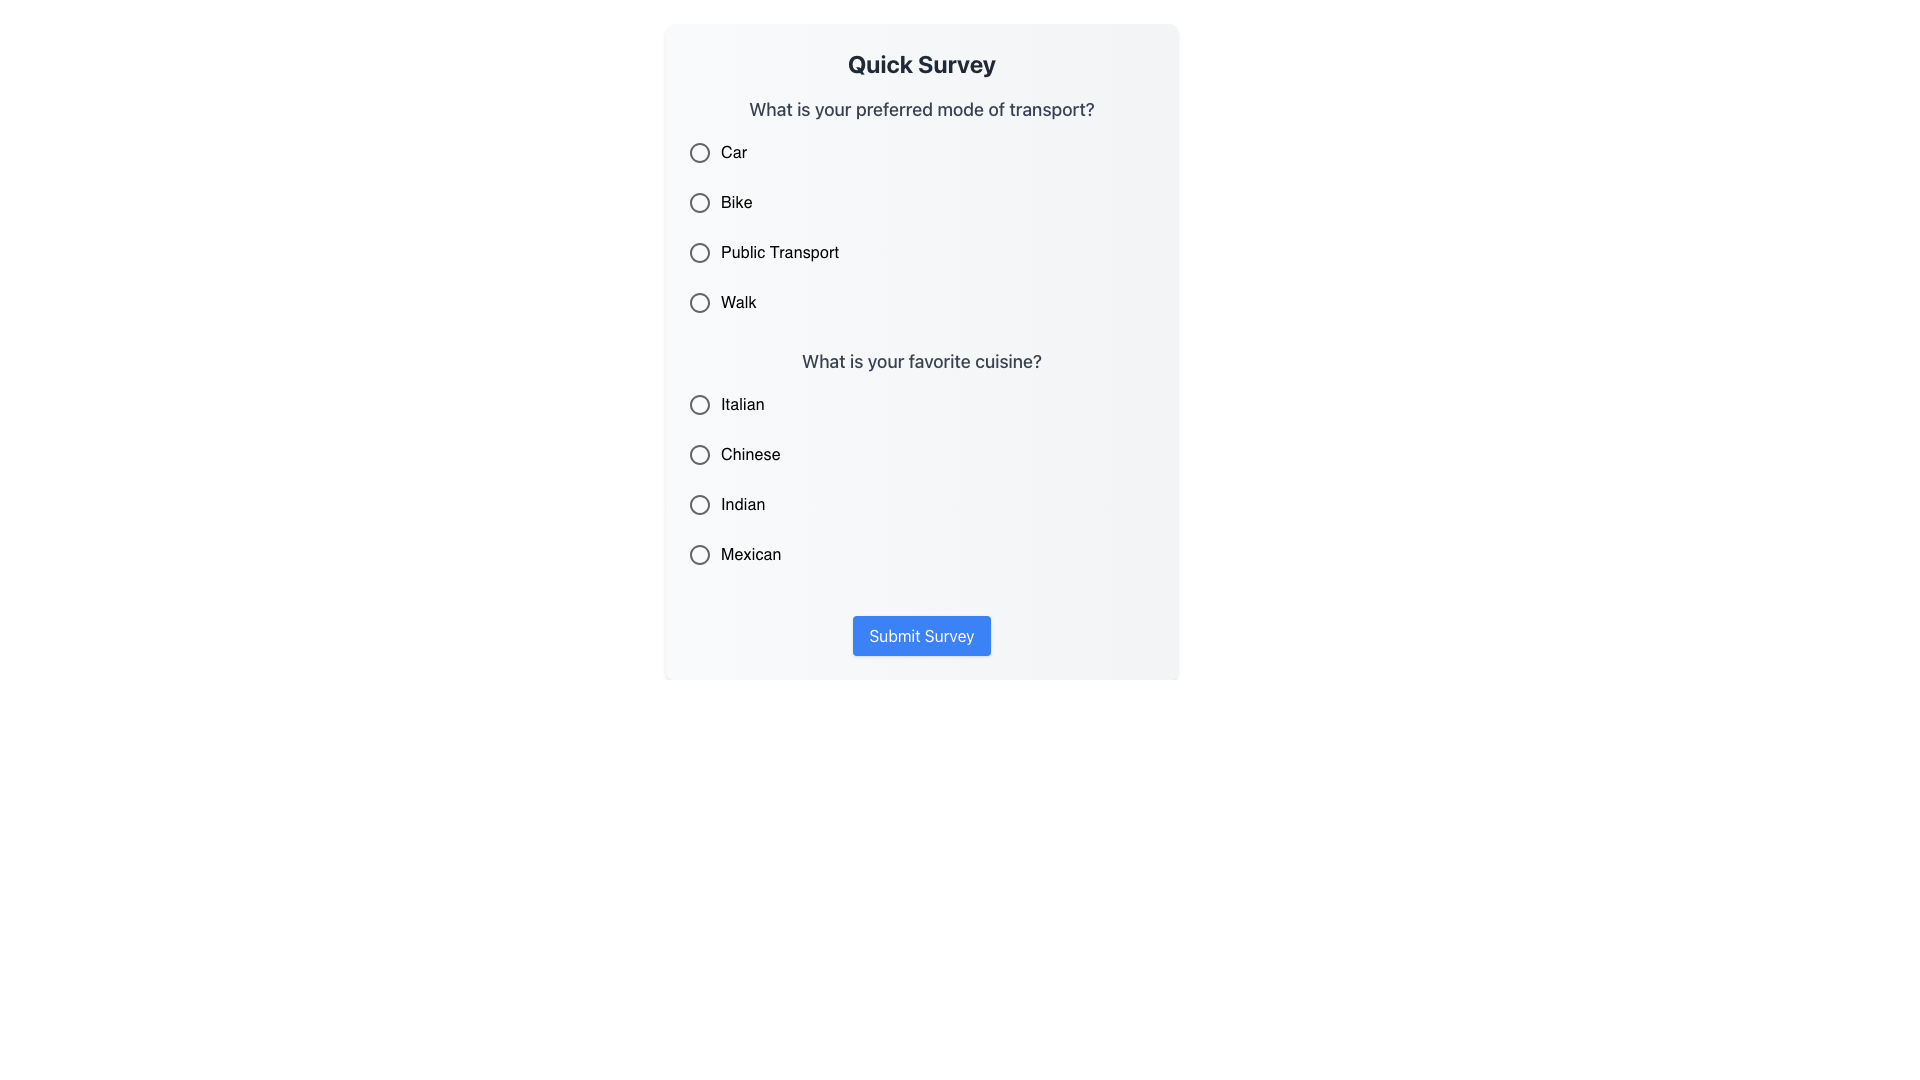 This screenshot has width=1920, height=1080. I want to click on the filled radio button for 'Mexican' cuisine located in the survey form, so click(700, 555).